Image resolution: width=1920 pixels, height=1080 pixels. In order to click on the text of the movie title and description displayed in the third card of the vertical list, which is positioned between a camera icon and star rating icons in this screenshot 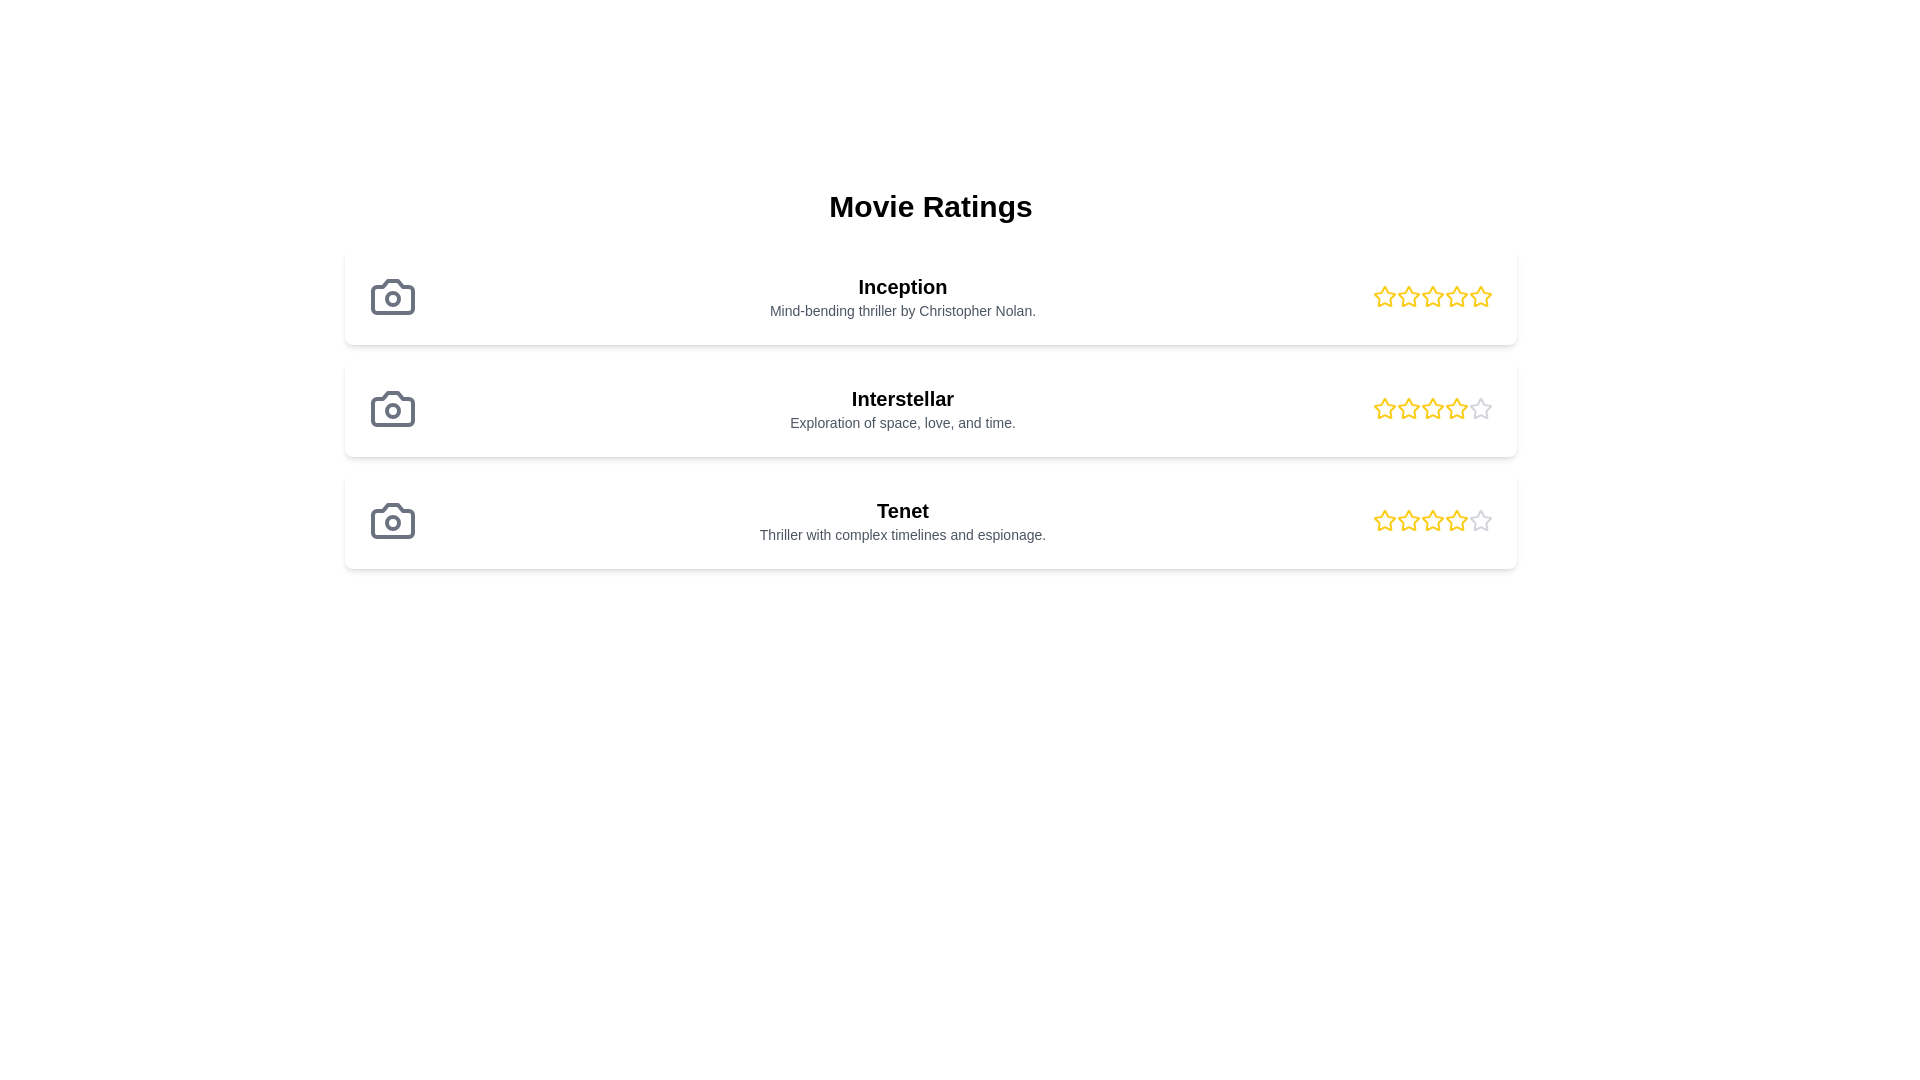, I will do `click(901, 519)`.